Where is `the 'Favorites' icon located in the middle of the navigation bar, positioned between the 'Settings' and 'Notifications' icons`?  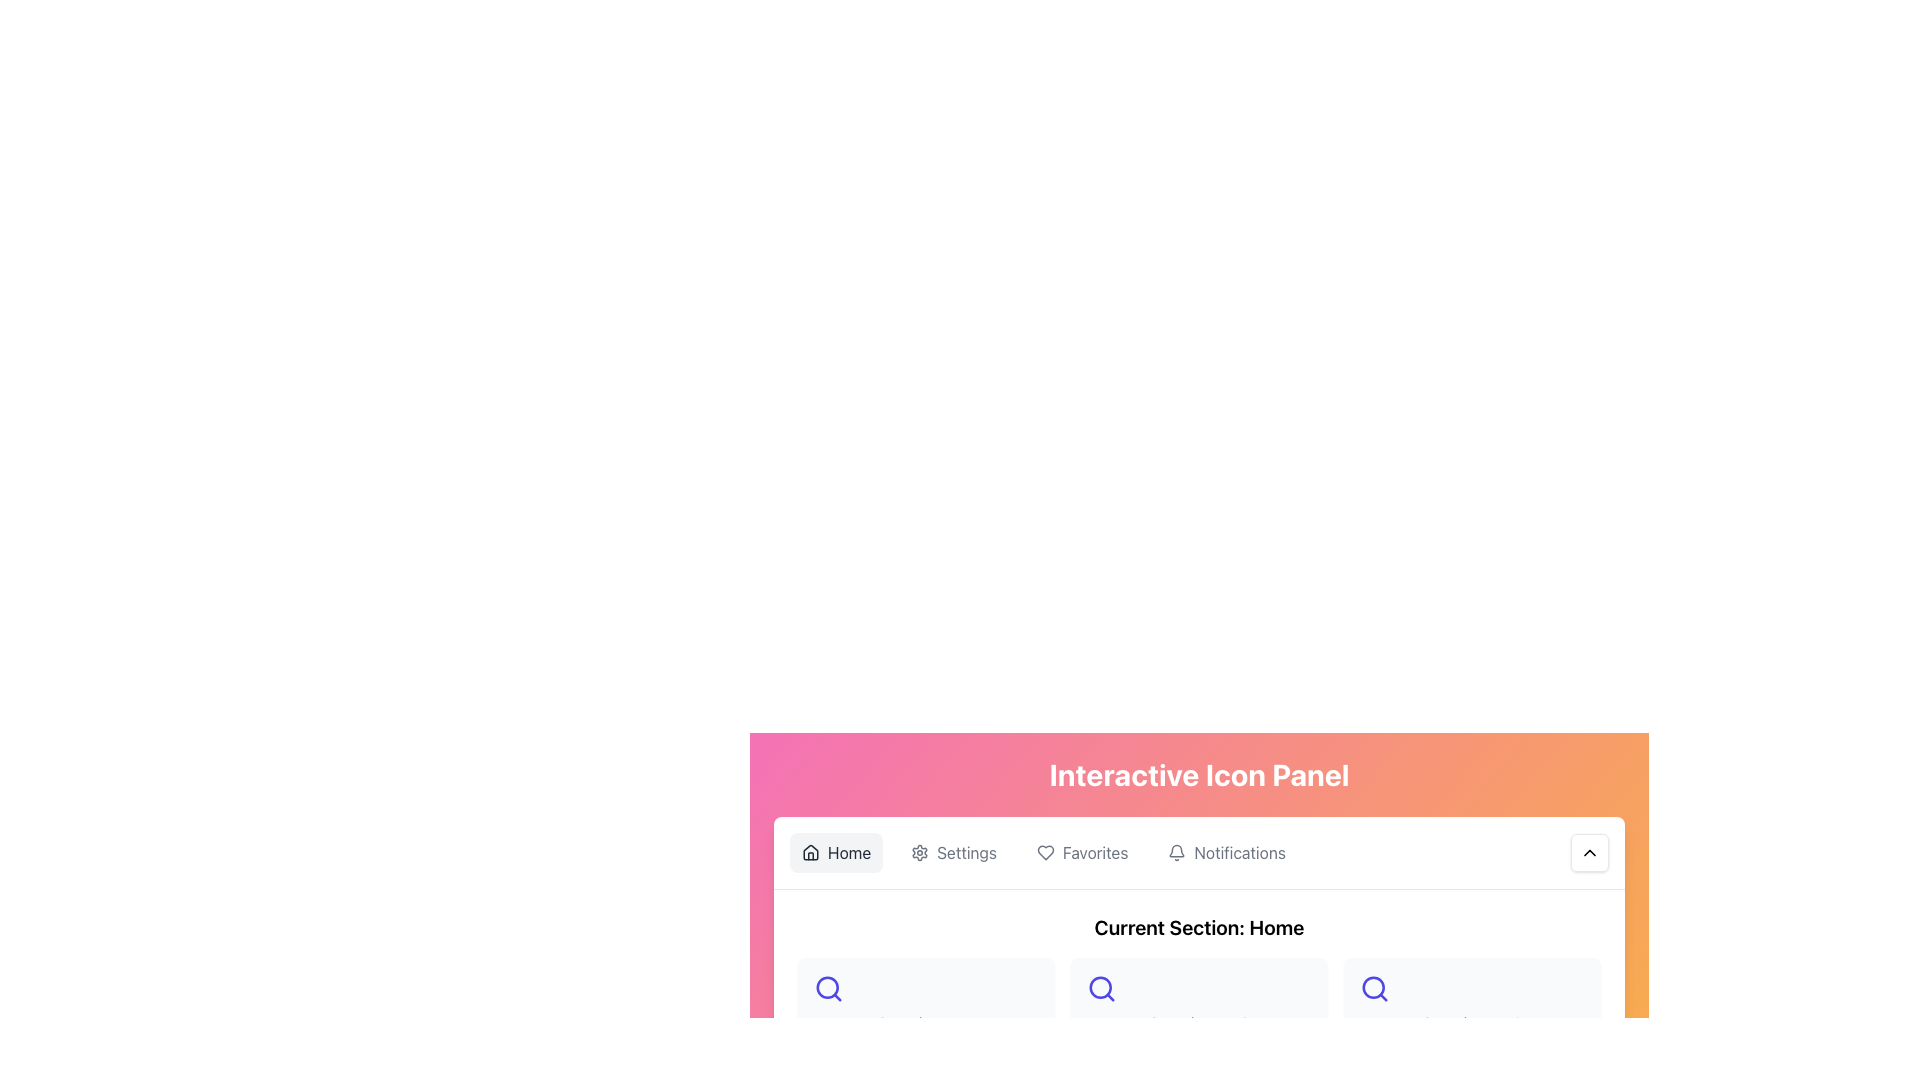
the 'Favorites' icon located in the middle of the navigation bar, positioned between the 'Settings' and 'Notifications' icons is located at coordinates (1045, 852).